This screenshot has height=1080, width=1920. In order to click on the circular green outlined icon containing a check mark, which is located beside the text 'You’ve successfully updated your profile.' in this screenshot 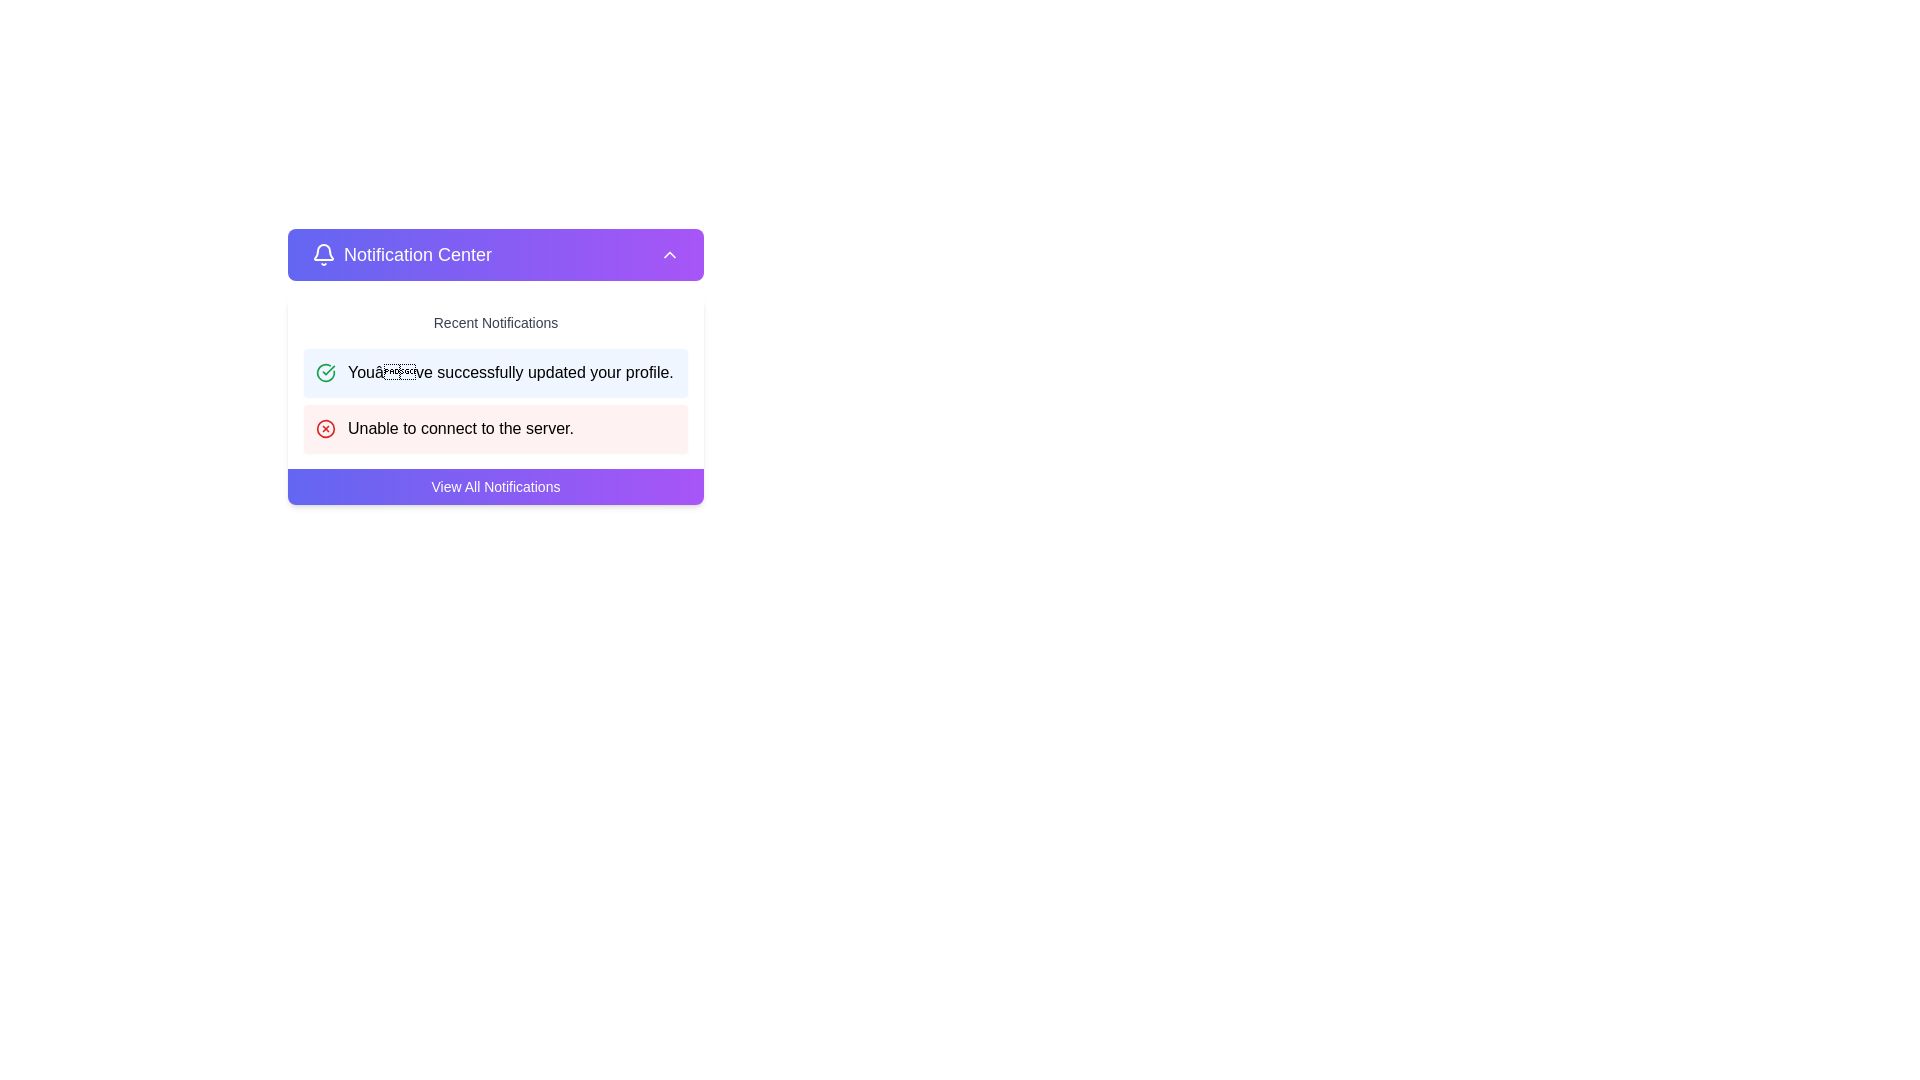, I will do `click(326, 373)`.